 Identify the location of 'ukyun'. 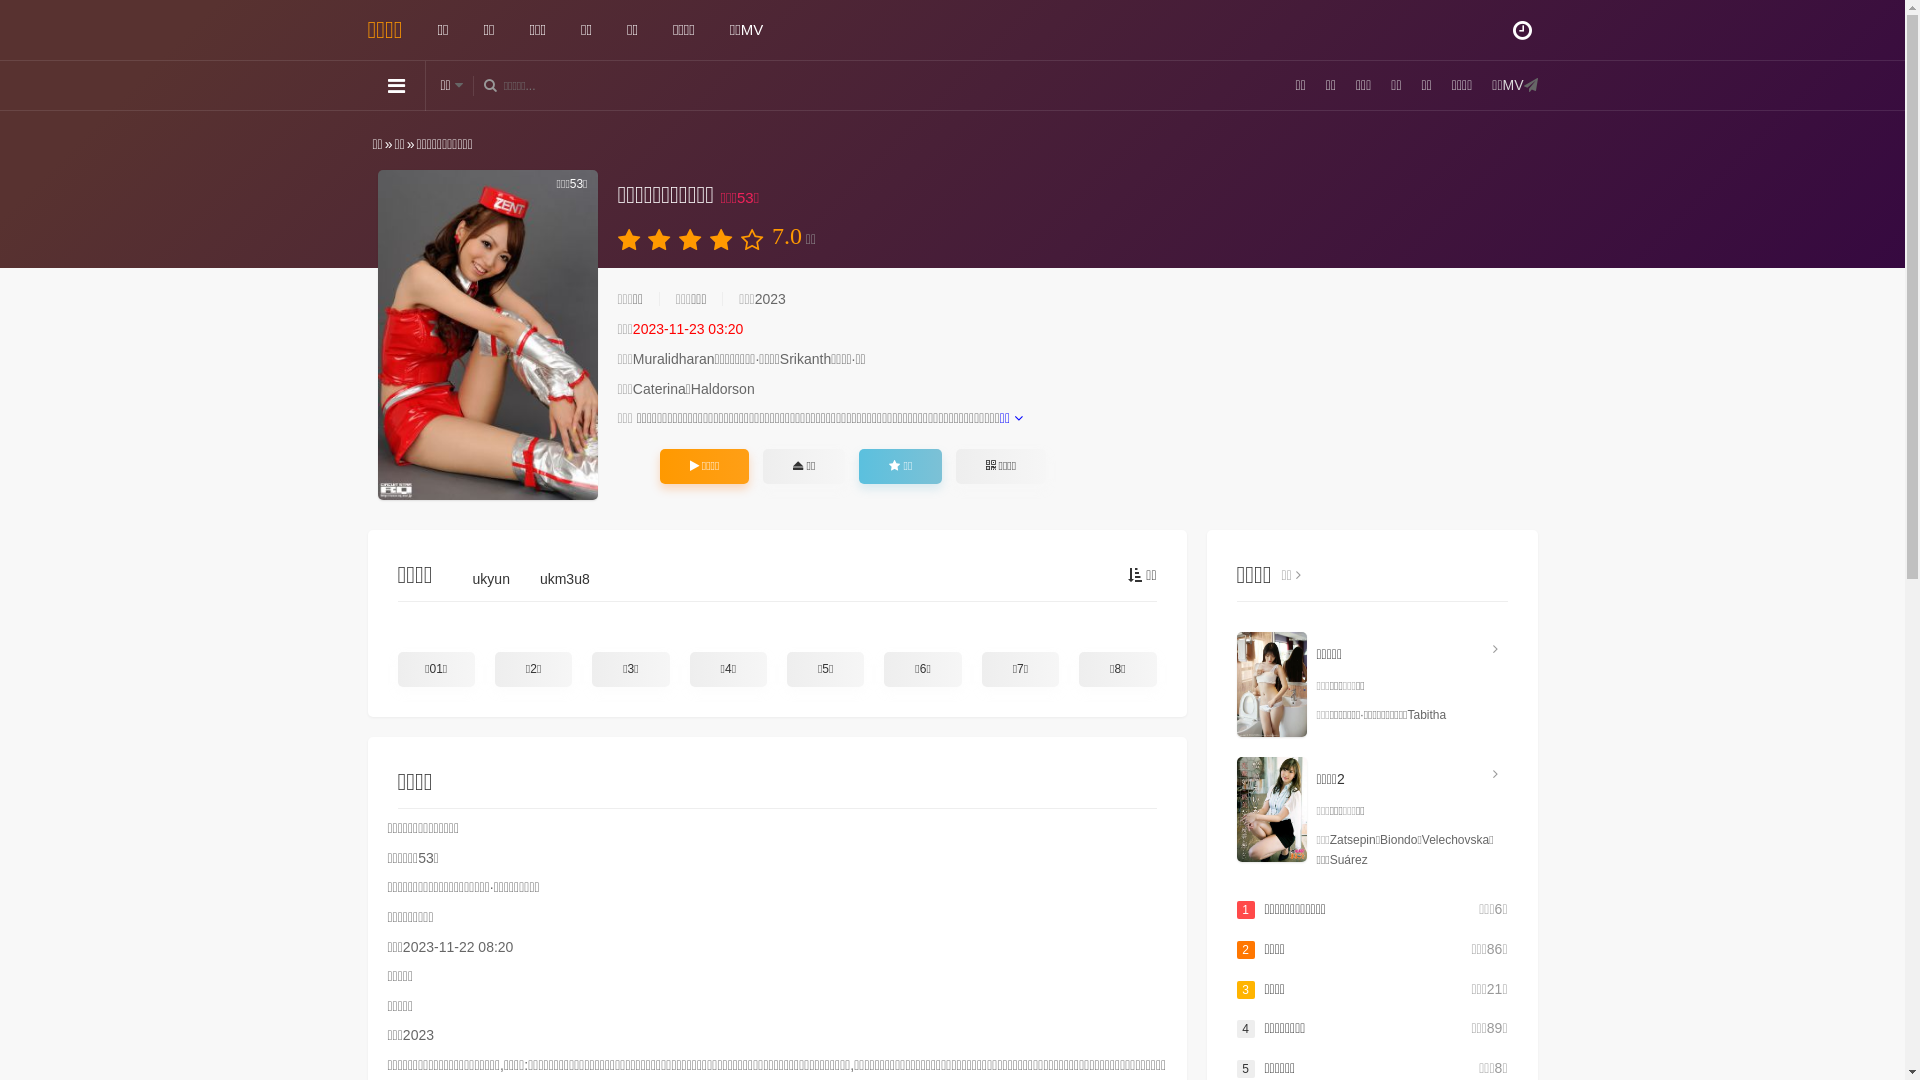
(491, 583).